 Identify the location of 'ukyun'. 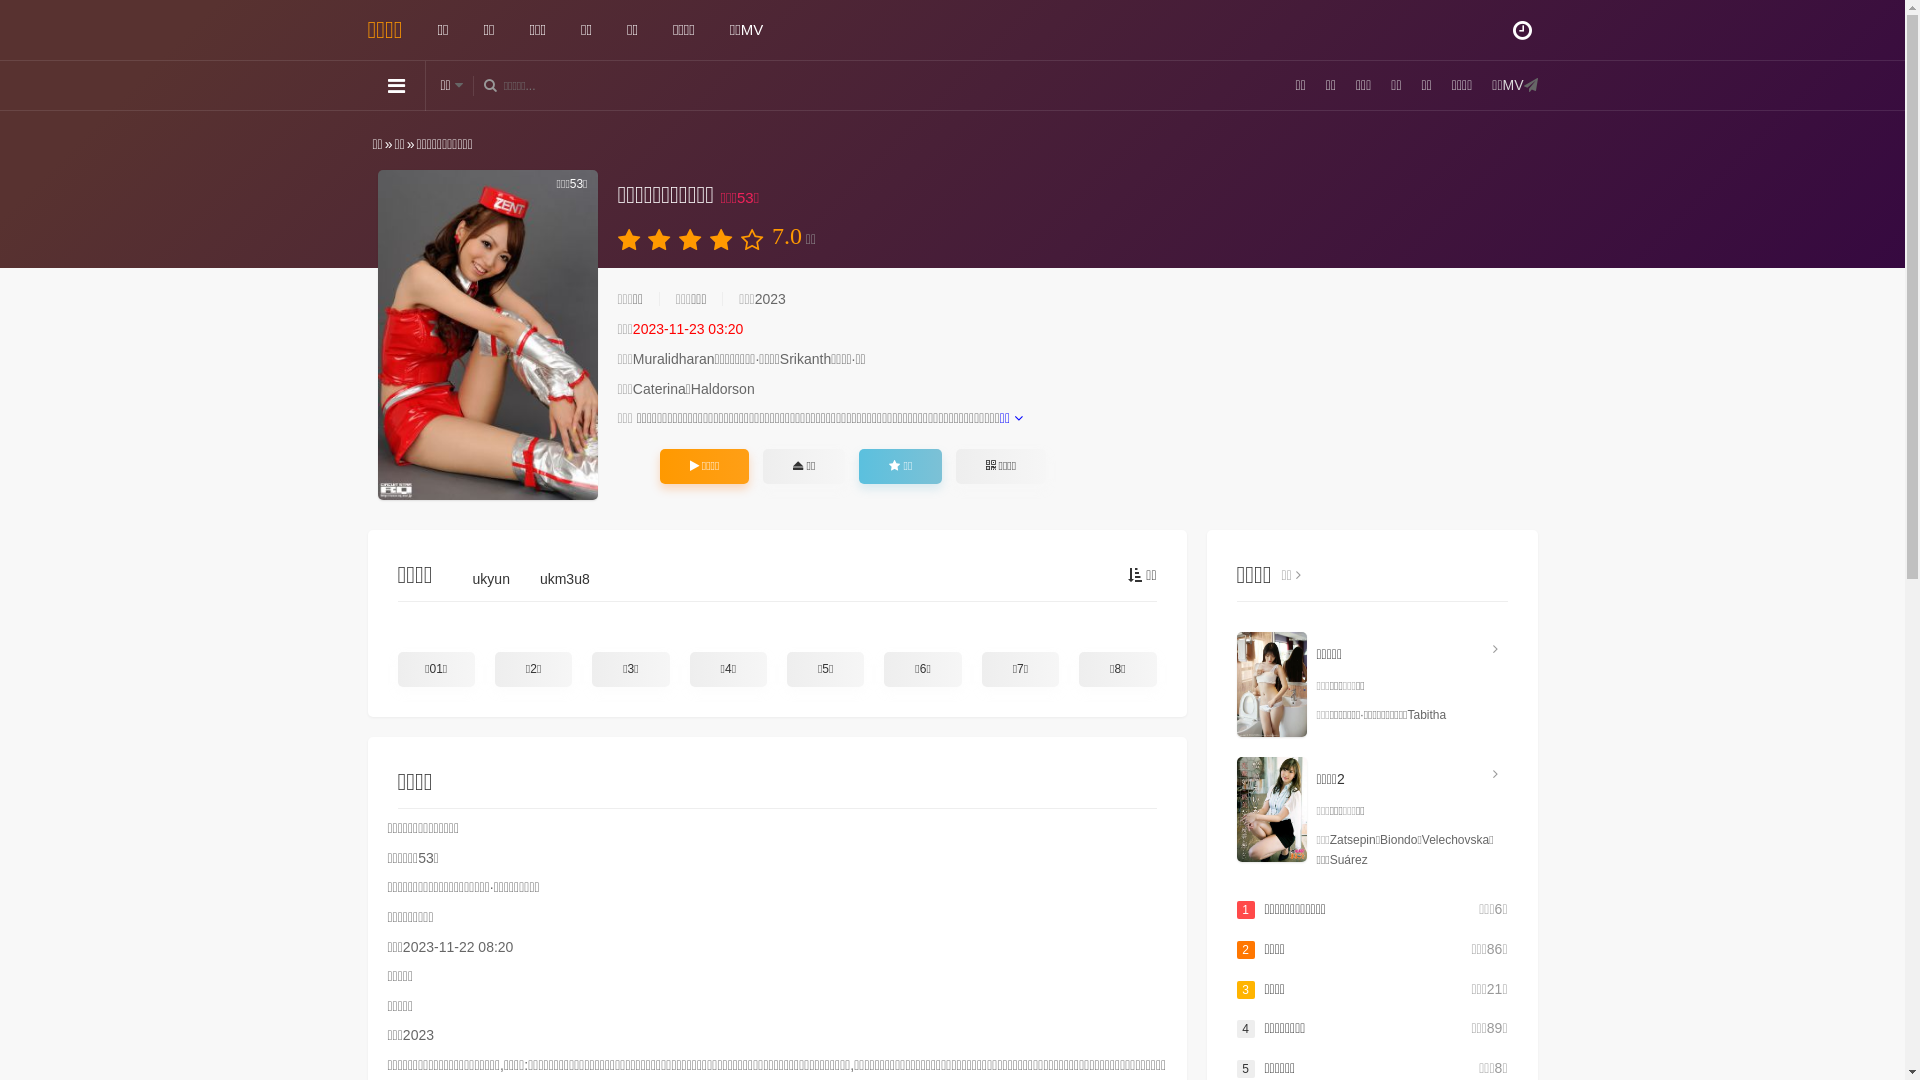
(491, 583).